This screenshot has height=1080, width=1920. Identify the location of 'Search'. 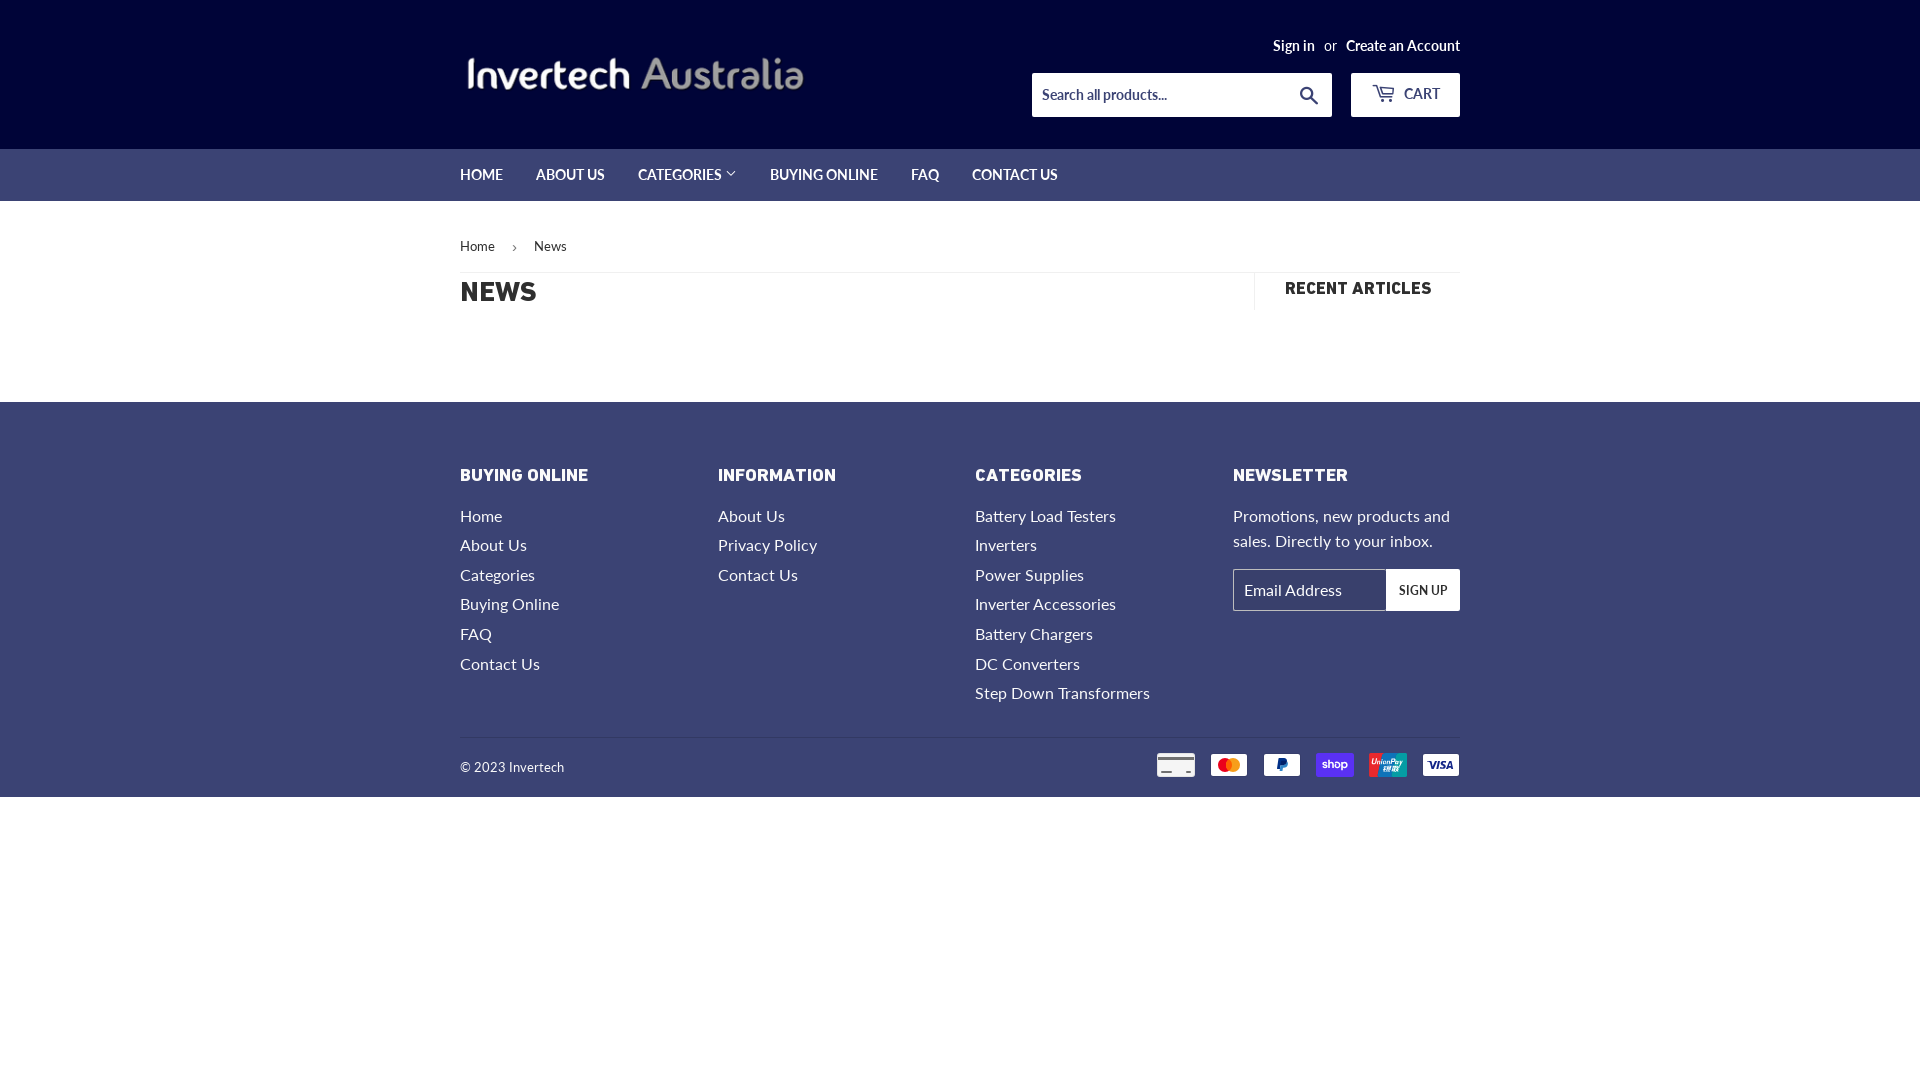
(1309, 96).